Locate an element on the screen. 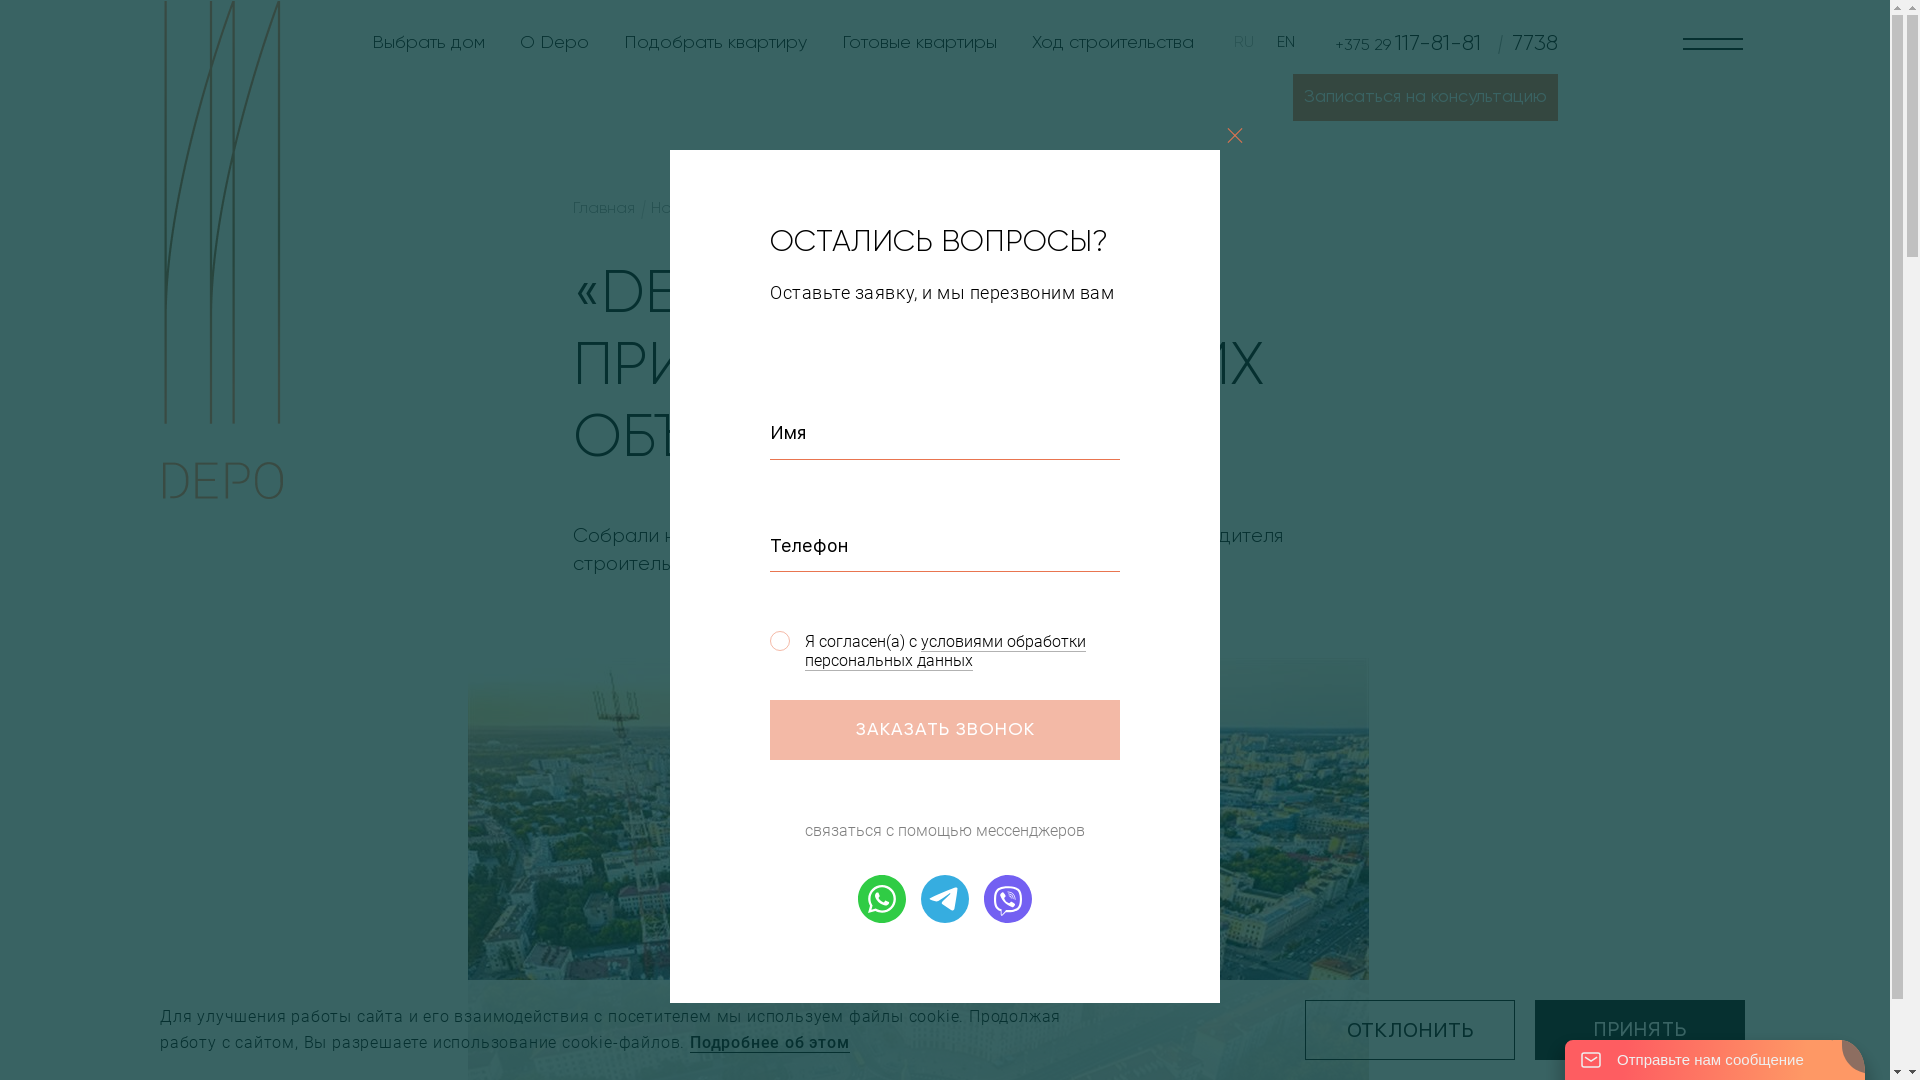  '7738' is located at coordinates (1520, 44).